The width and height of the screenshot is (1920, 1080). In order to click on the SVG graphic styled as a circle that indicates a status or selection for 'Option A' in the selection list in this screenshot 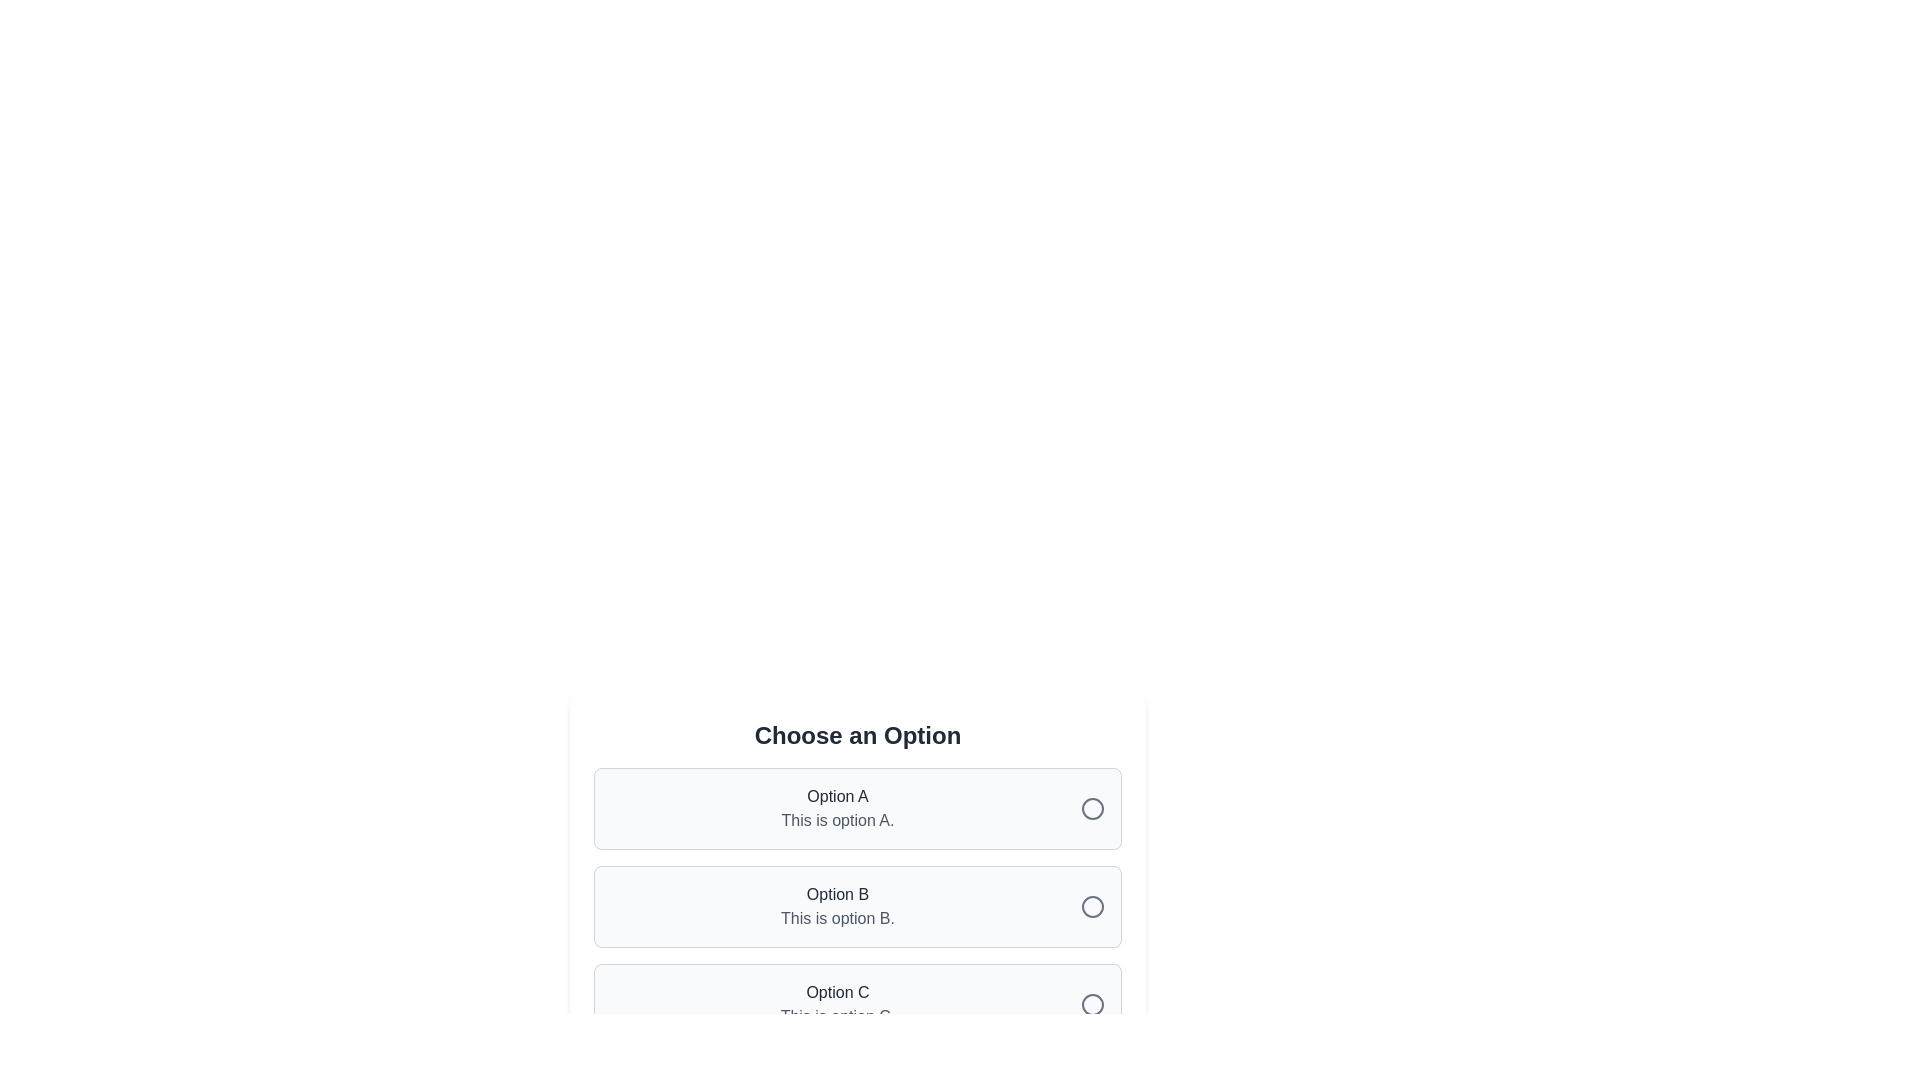, I will do `click(1092, 808)`.